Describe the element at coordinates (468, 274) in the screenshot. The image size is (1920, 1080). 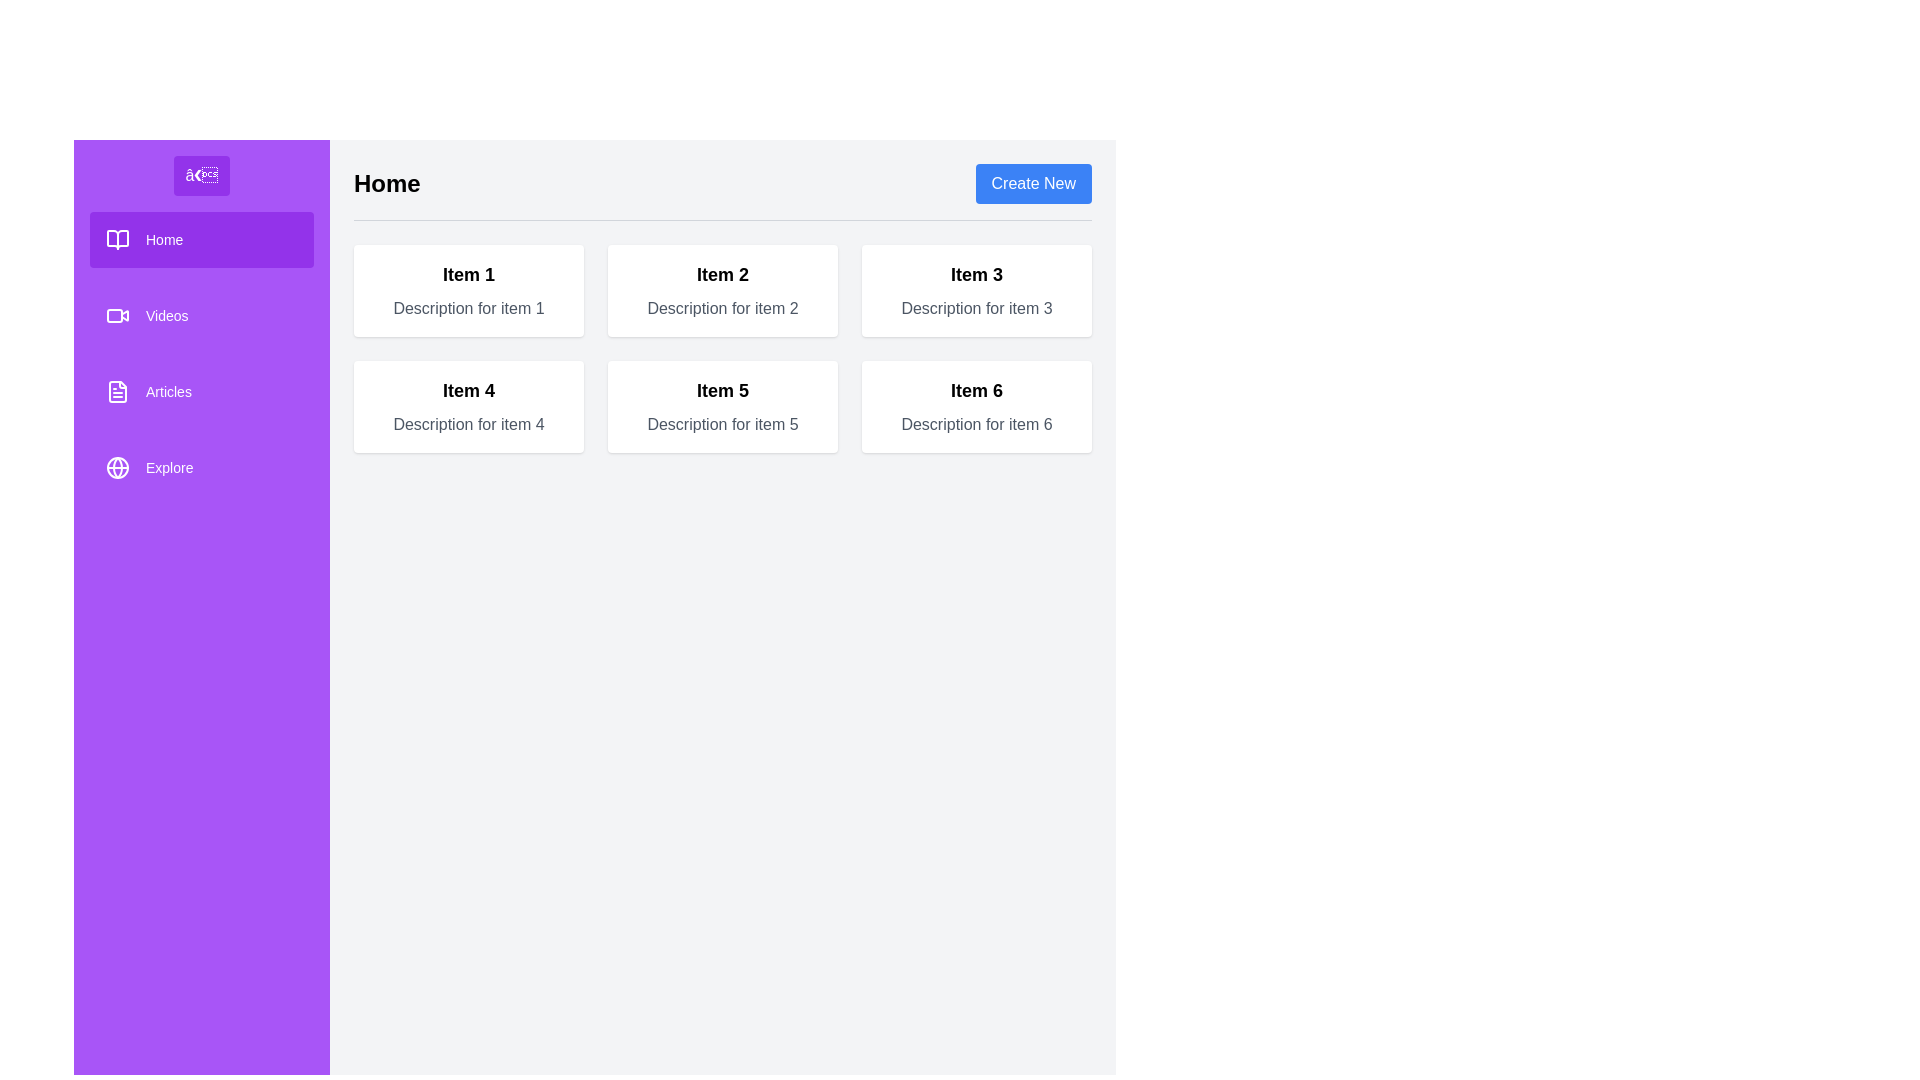
I see `the text label displaying 'Item 1' which is bold and larger in font size, located at the top-left corner of the grid` at that location.